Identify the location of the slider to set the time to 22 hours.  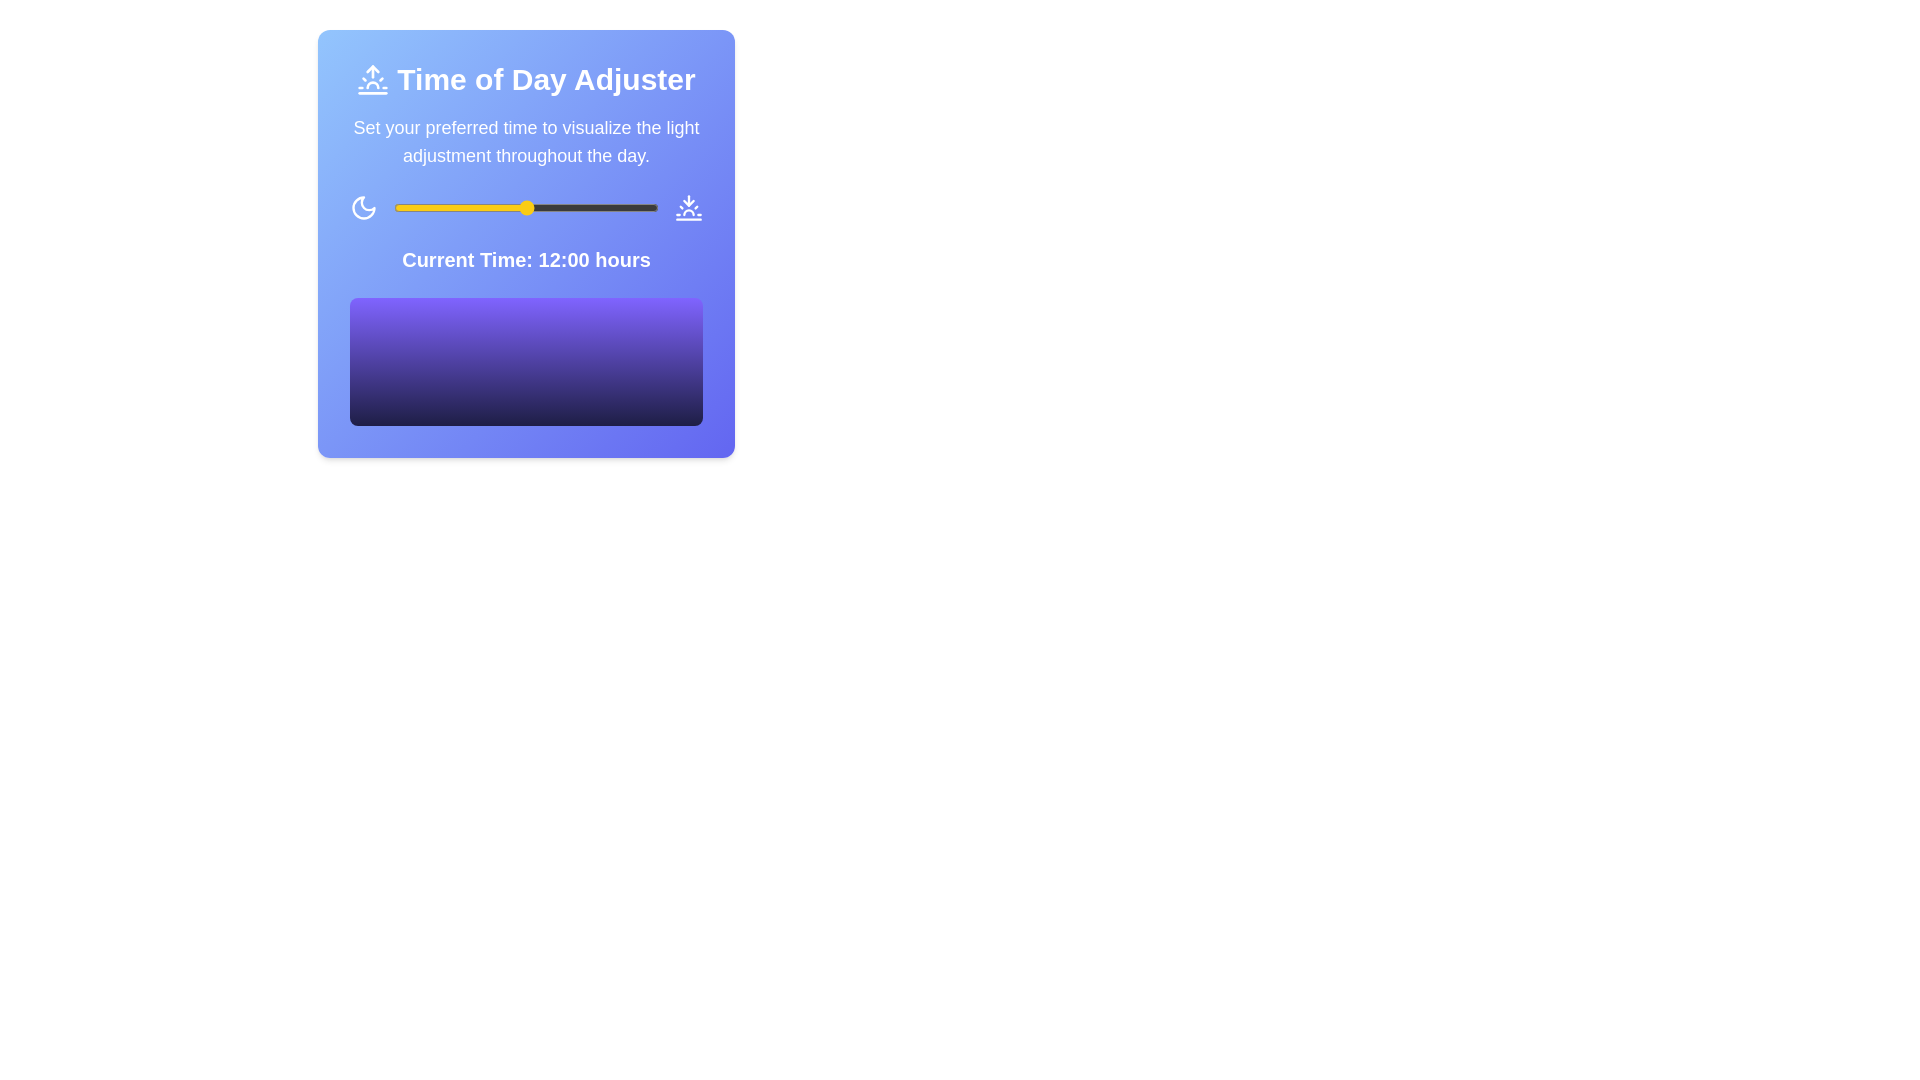
(635, 208).